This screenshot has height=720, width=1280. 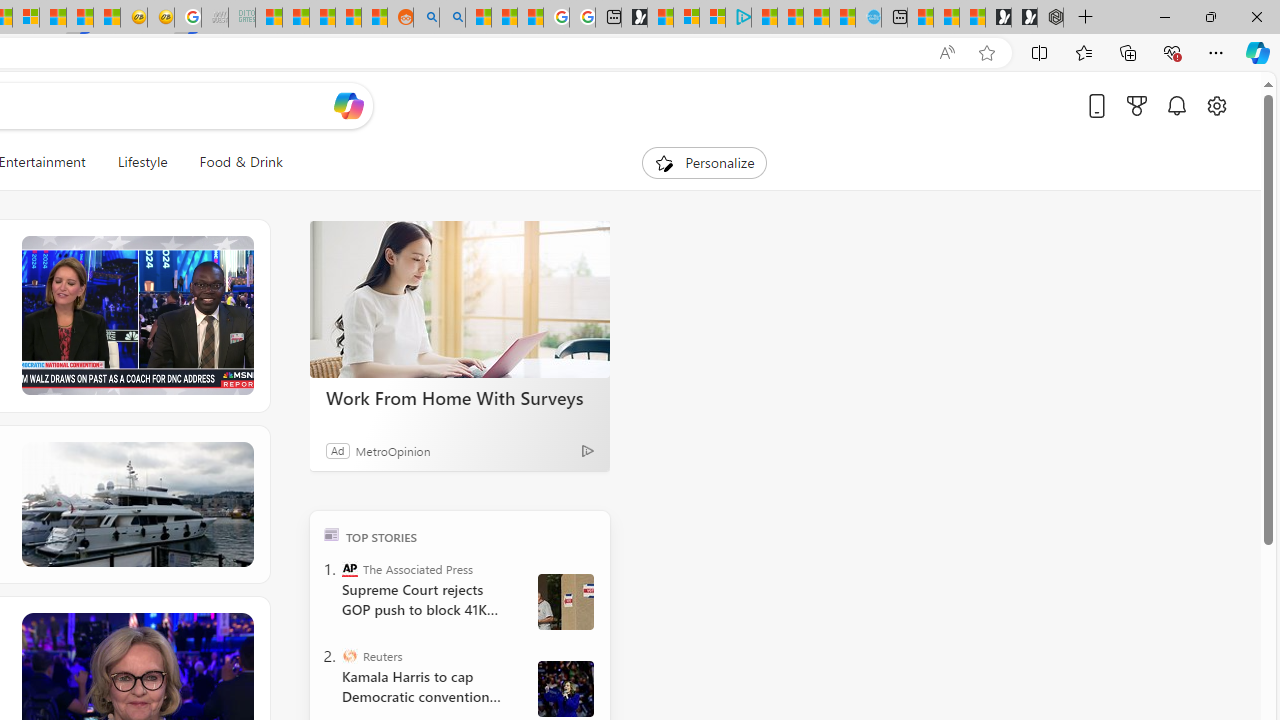 I want to click on 'Ad Choice', so click(x=587, y=450).